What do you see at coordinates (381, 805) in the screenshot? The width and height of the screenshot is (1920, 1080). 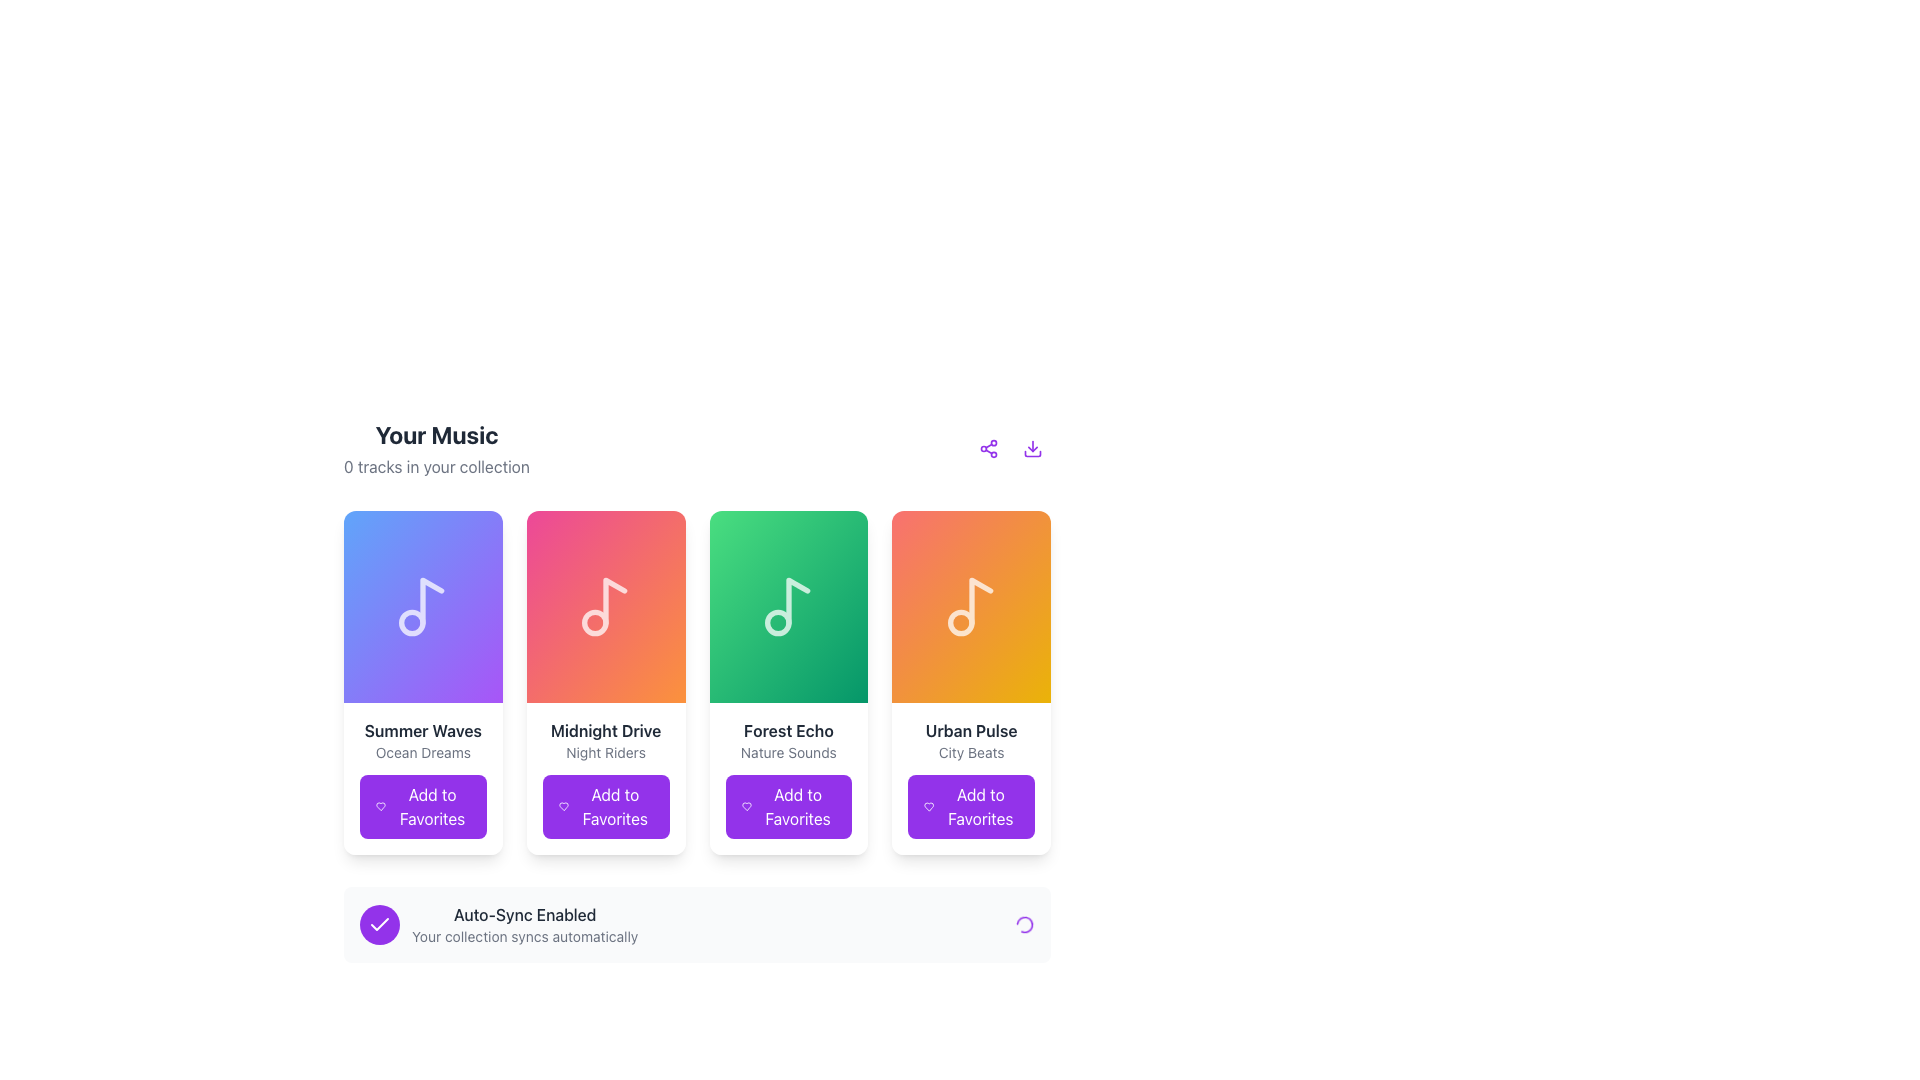 I see `the heart icon located to the left side of the 'Add to Favorites' button under the first card in the grid of musical items to interact with the 'Add to Favorites' functionality` at bounding box center [381, 805].